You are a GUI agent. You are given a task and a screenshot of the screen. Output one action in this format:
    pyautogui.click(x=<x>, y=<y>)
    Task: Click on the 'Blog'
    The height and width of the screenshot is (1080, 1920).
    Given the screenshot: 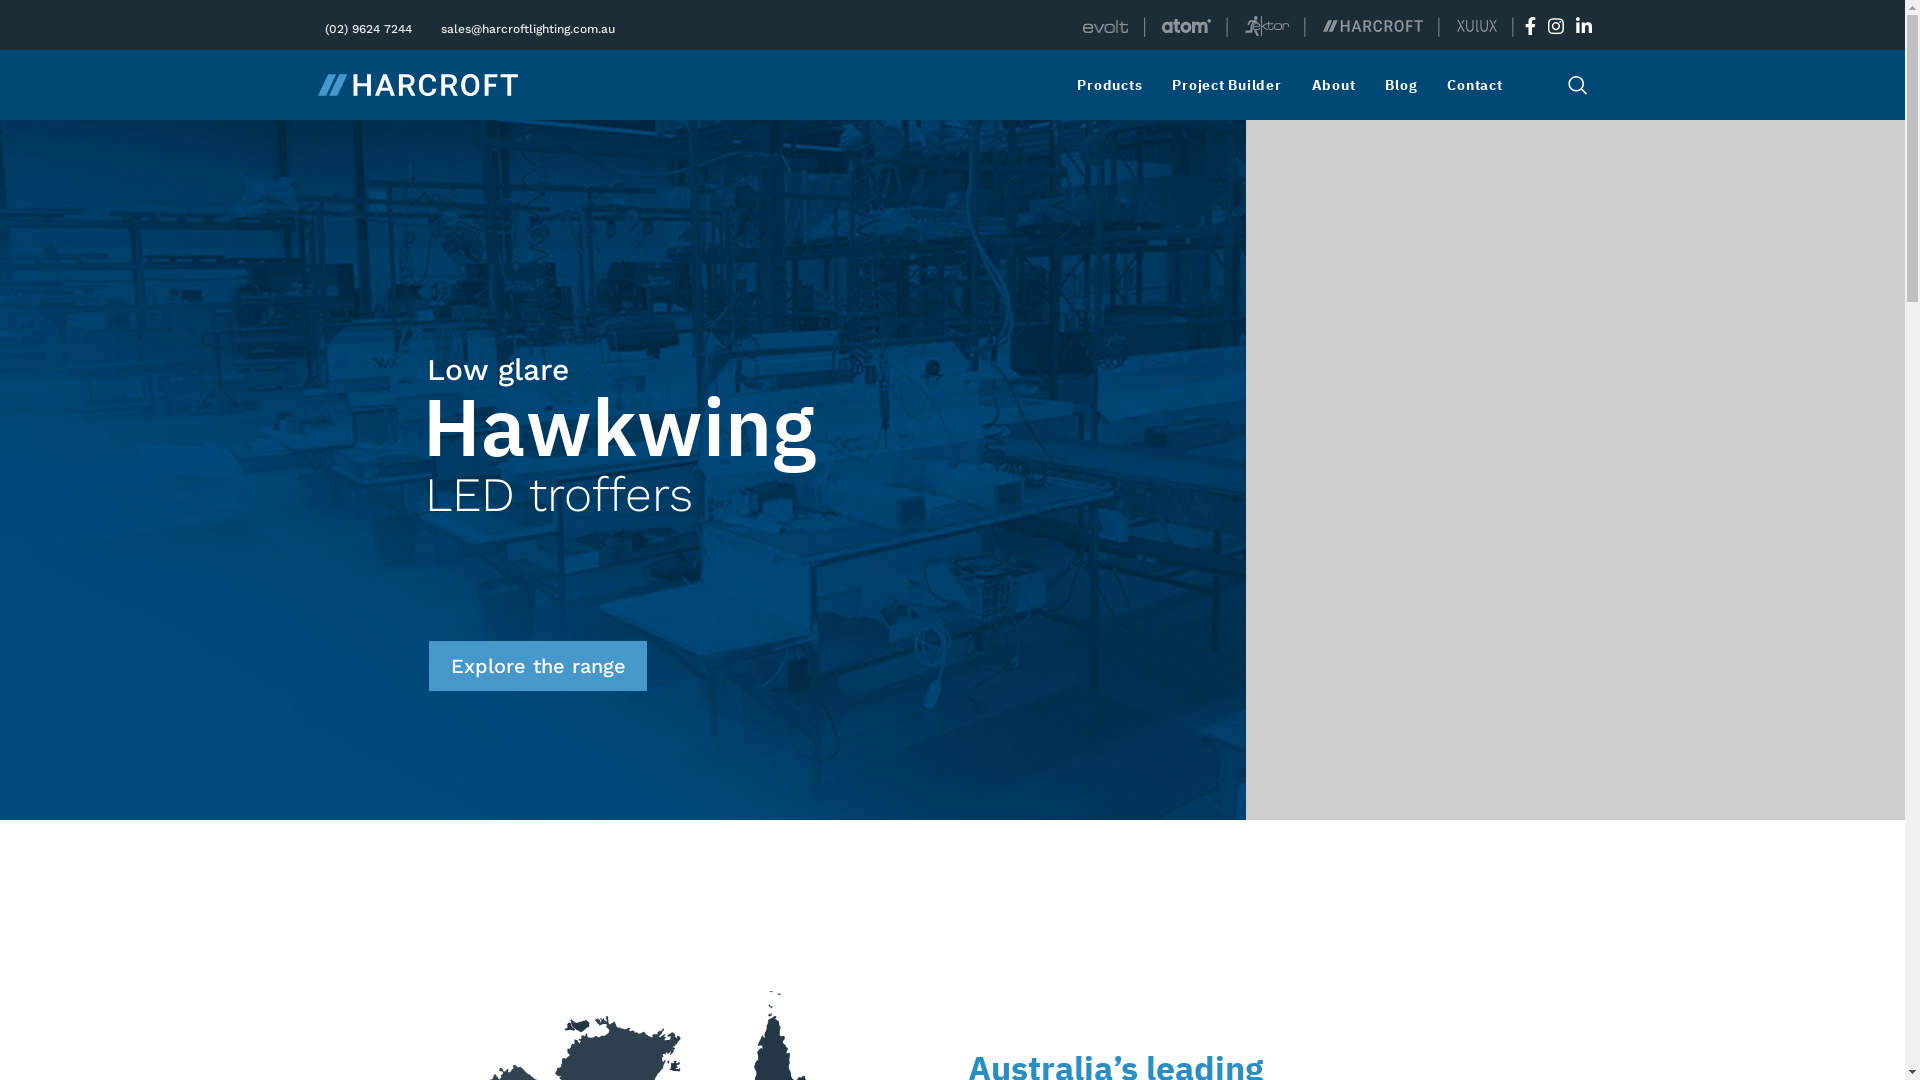 What is the action you would take?
    pyautogui.click(x=1405, y=83)
    